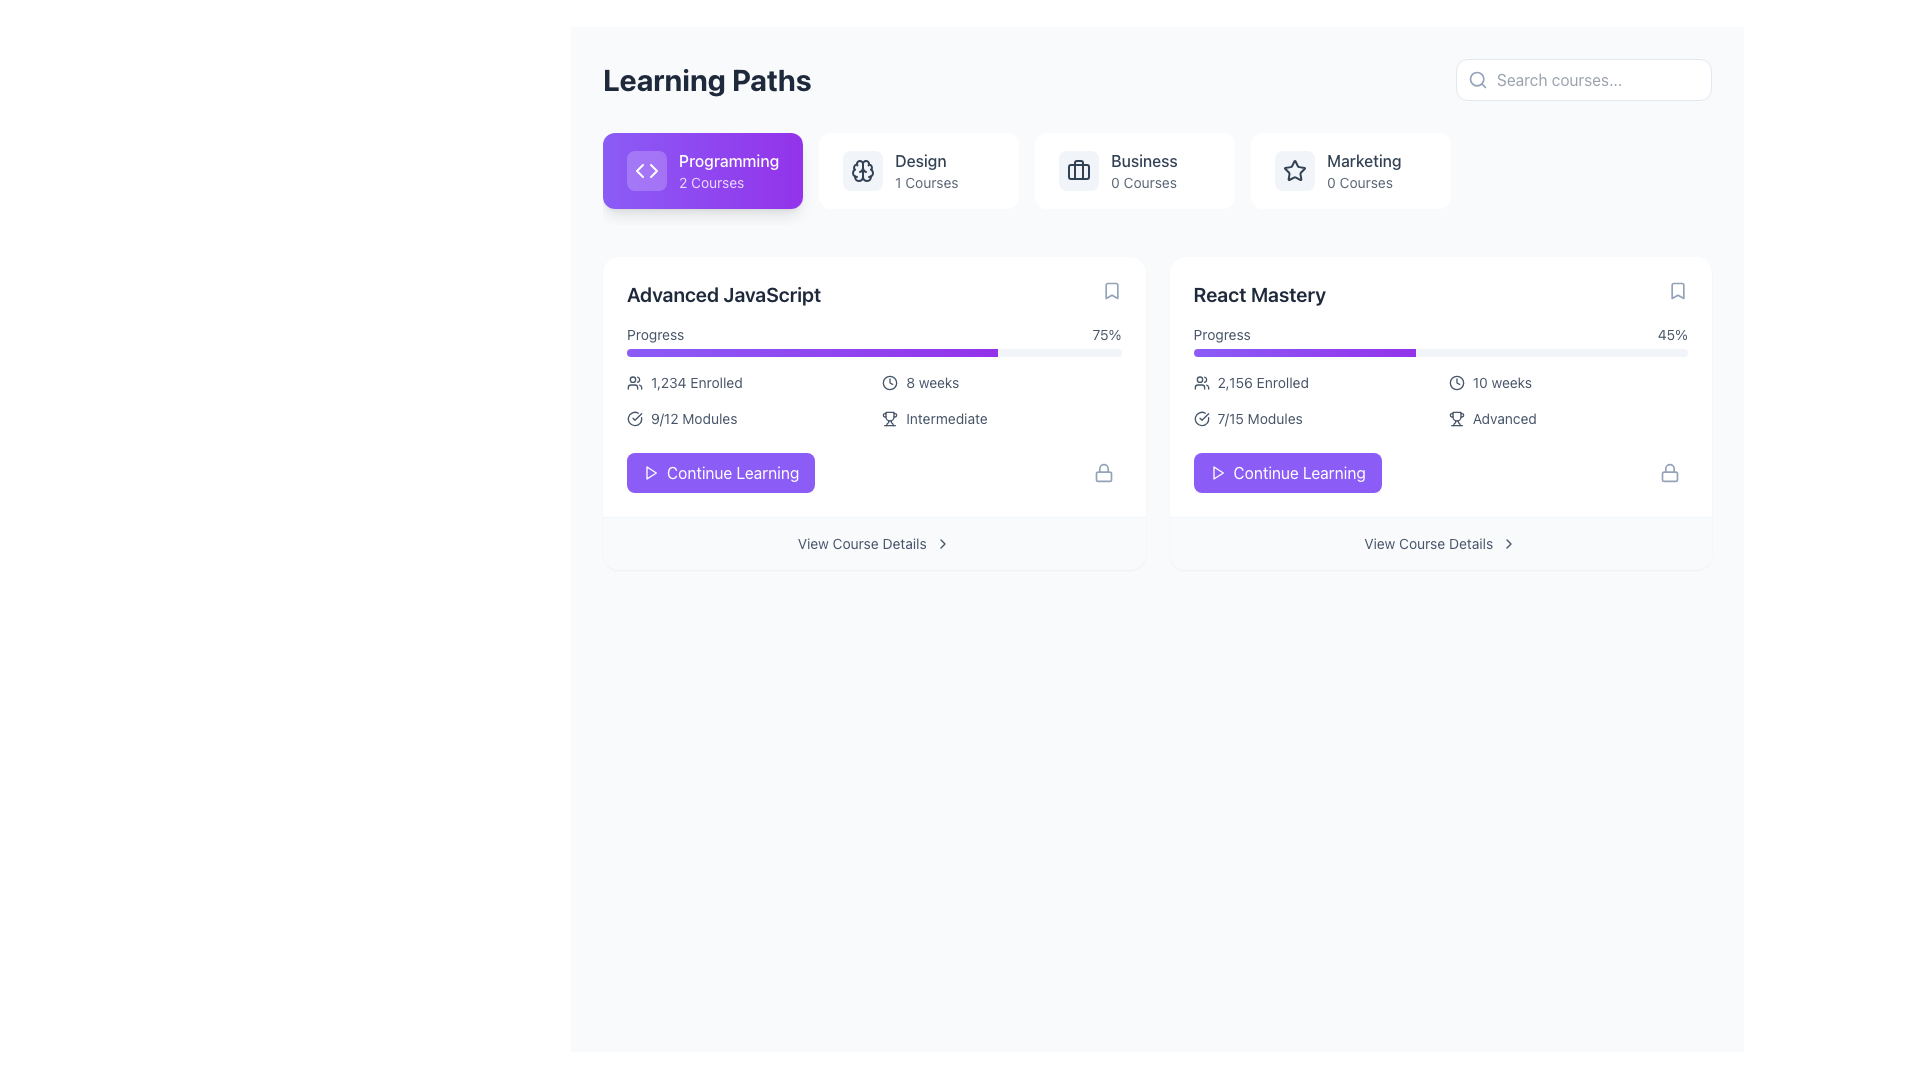 The width and height of the screenshot is (1920, 1080). Describe the element at coordinates (1440, 401) in the screenshot. I see `displayed information from the Informational panel located in the upper-middle section of the card titled 'React Mastery', which contains details about enrolled participants, duration, module progress, and difficulty level` at that location.